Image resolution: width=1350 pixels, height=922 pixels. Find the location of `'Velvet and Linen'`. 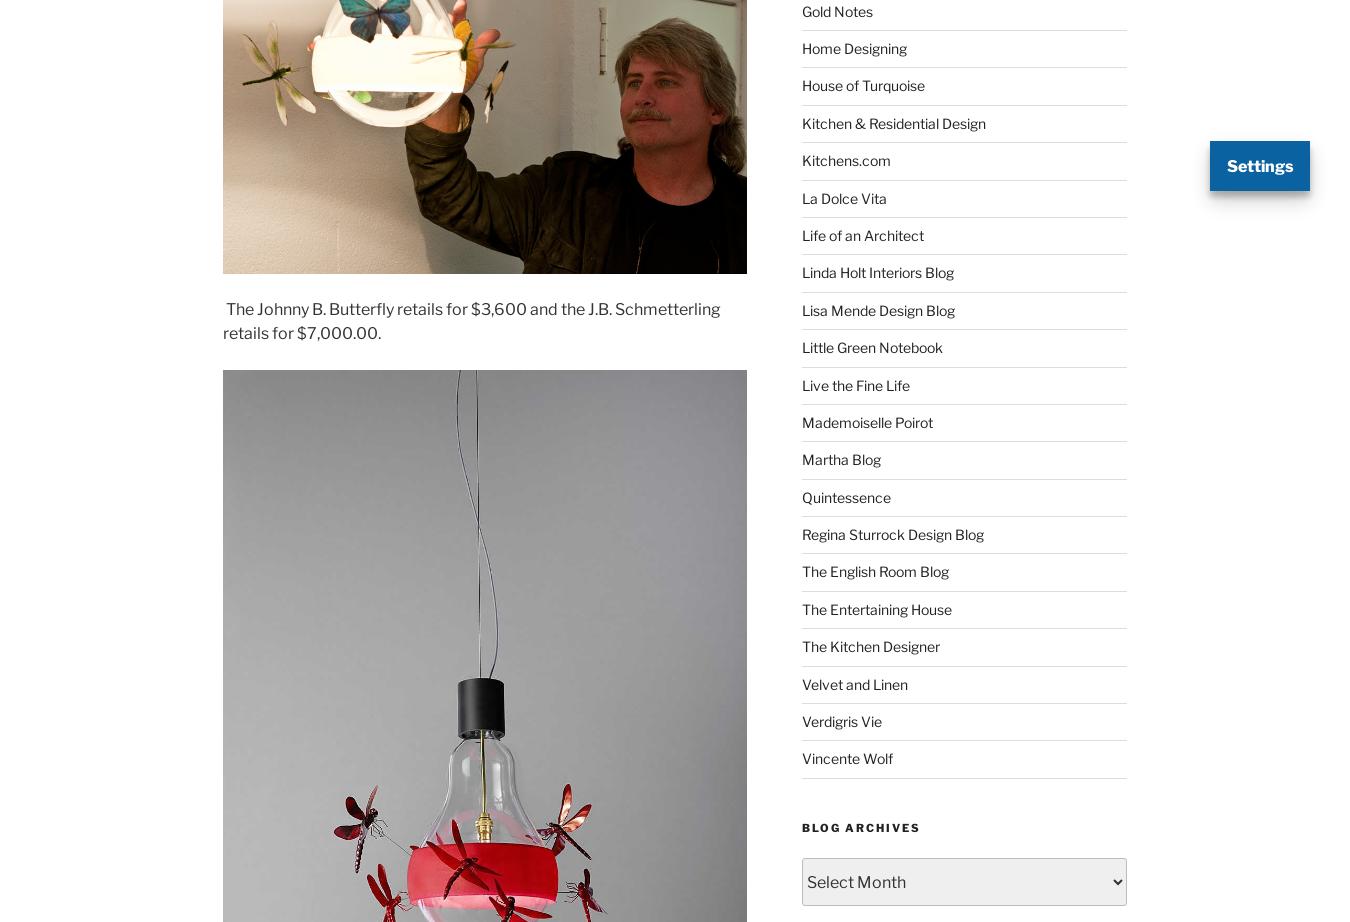

'Velvet and Linen' is located at coordinates (800, 683).